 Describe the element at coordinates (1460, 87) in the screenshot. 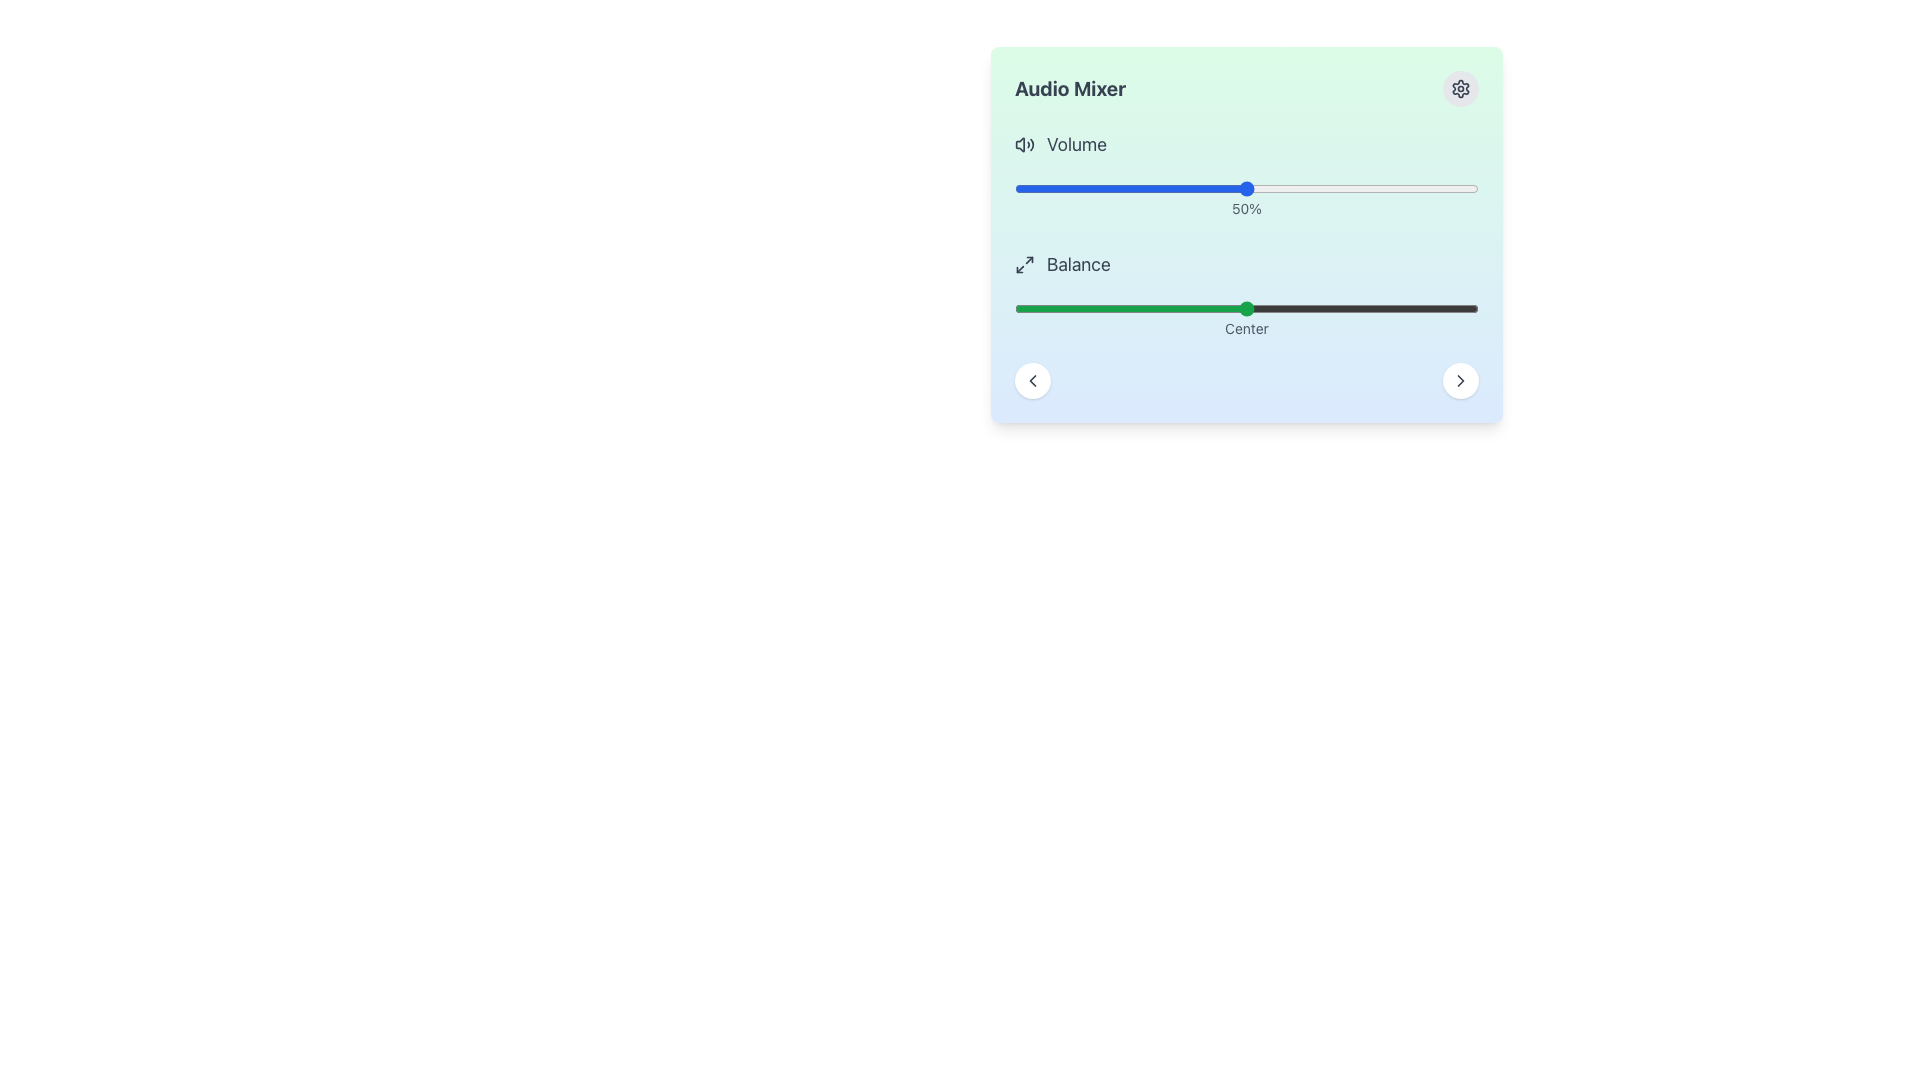

I see `the settings button located` at that location.